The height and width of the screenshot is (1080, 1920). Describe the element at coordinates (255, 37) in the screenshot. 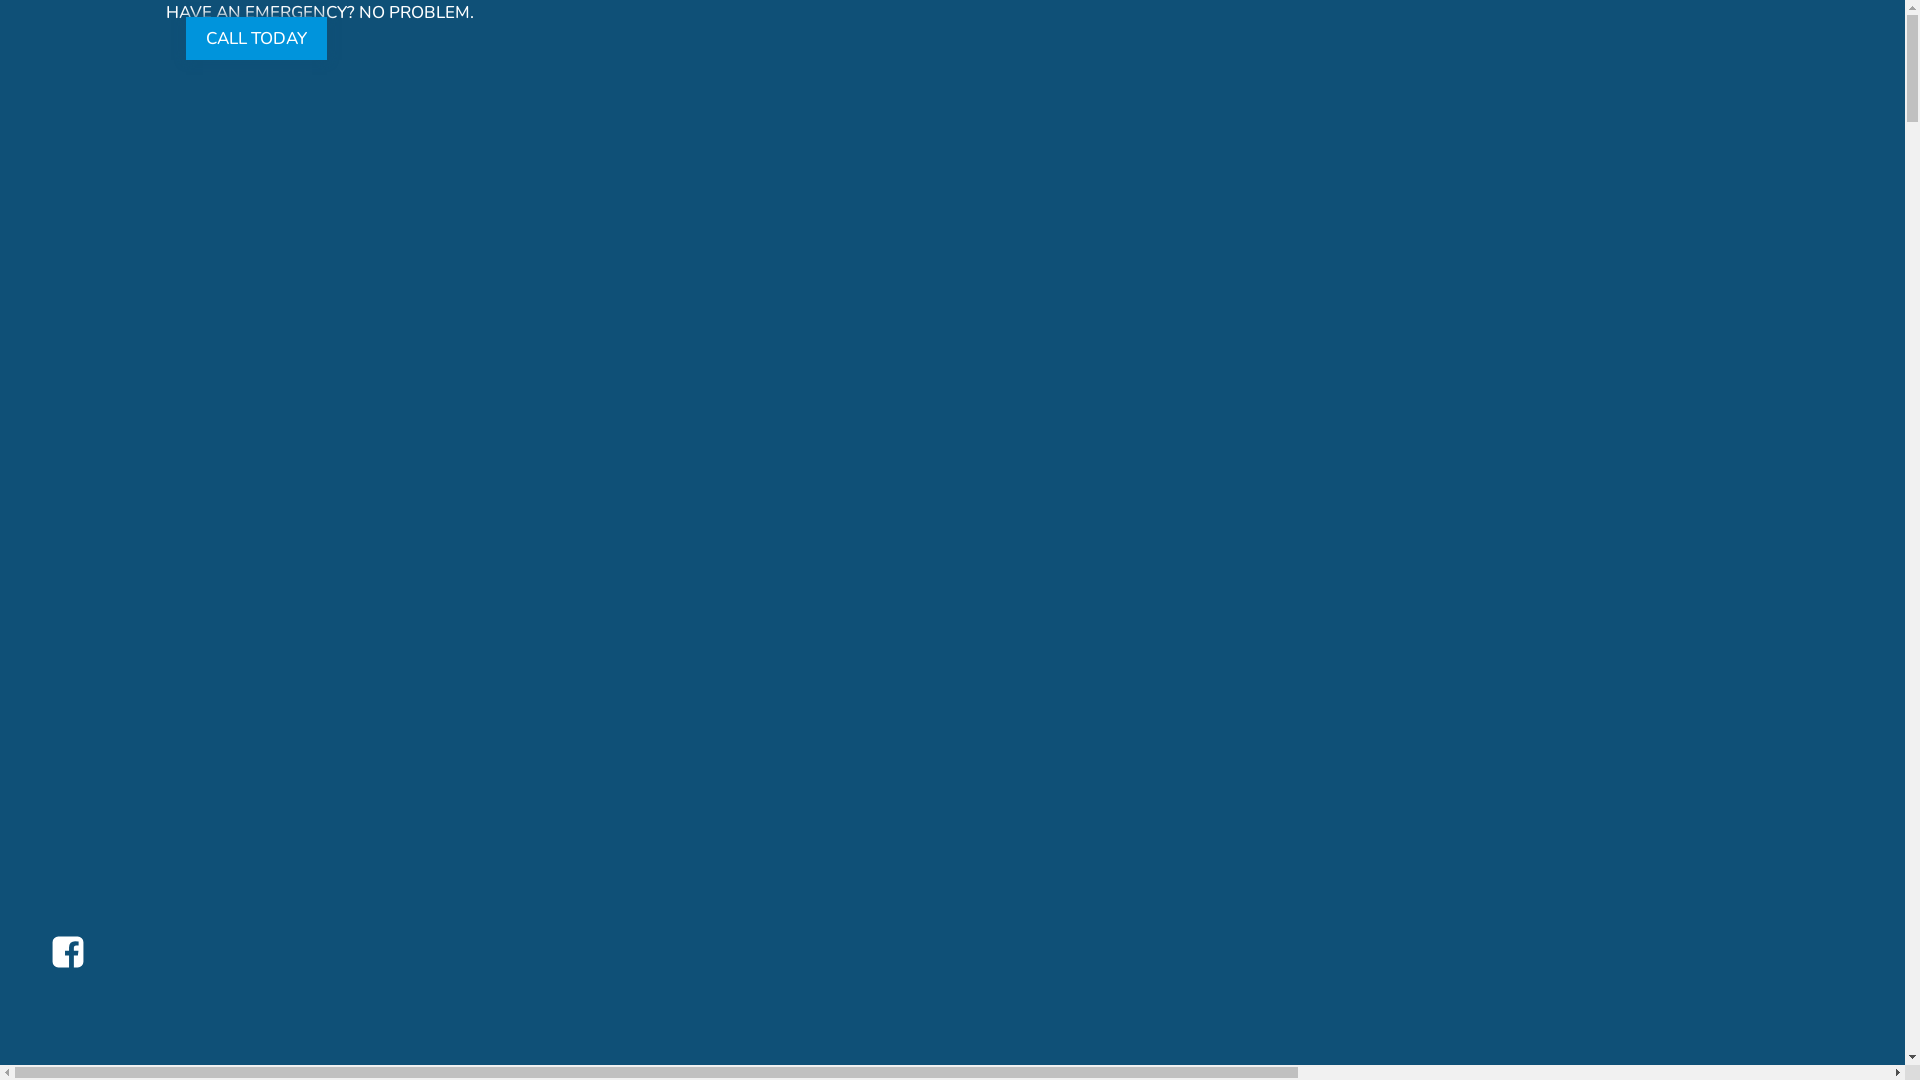

I see `'CALL TODAY'` at that location.